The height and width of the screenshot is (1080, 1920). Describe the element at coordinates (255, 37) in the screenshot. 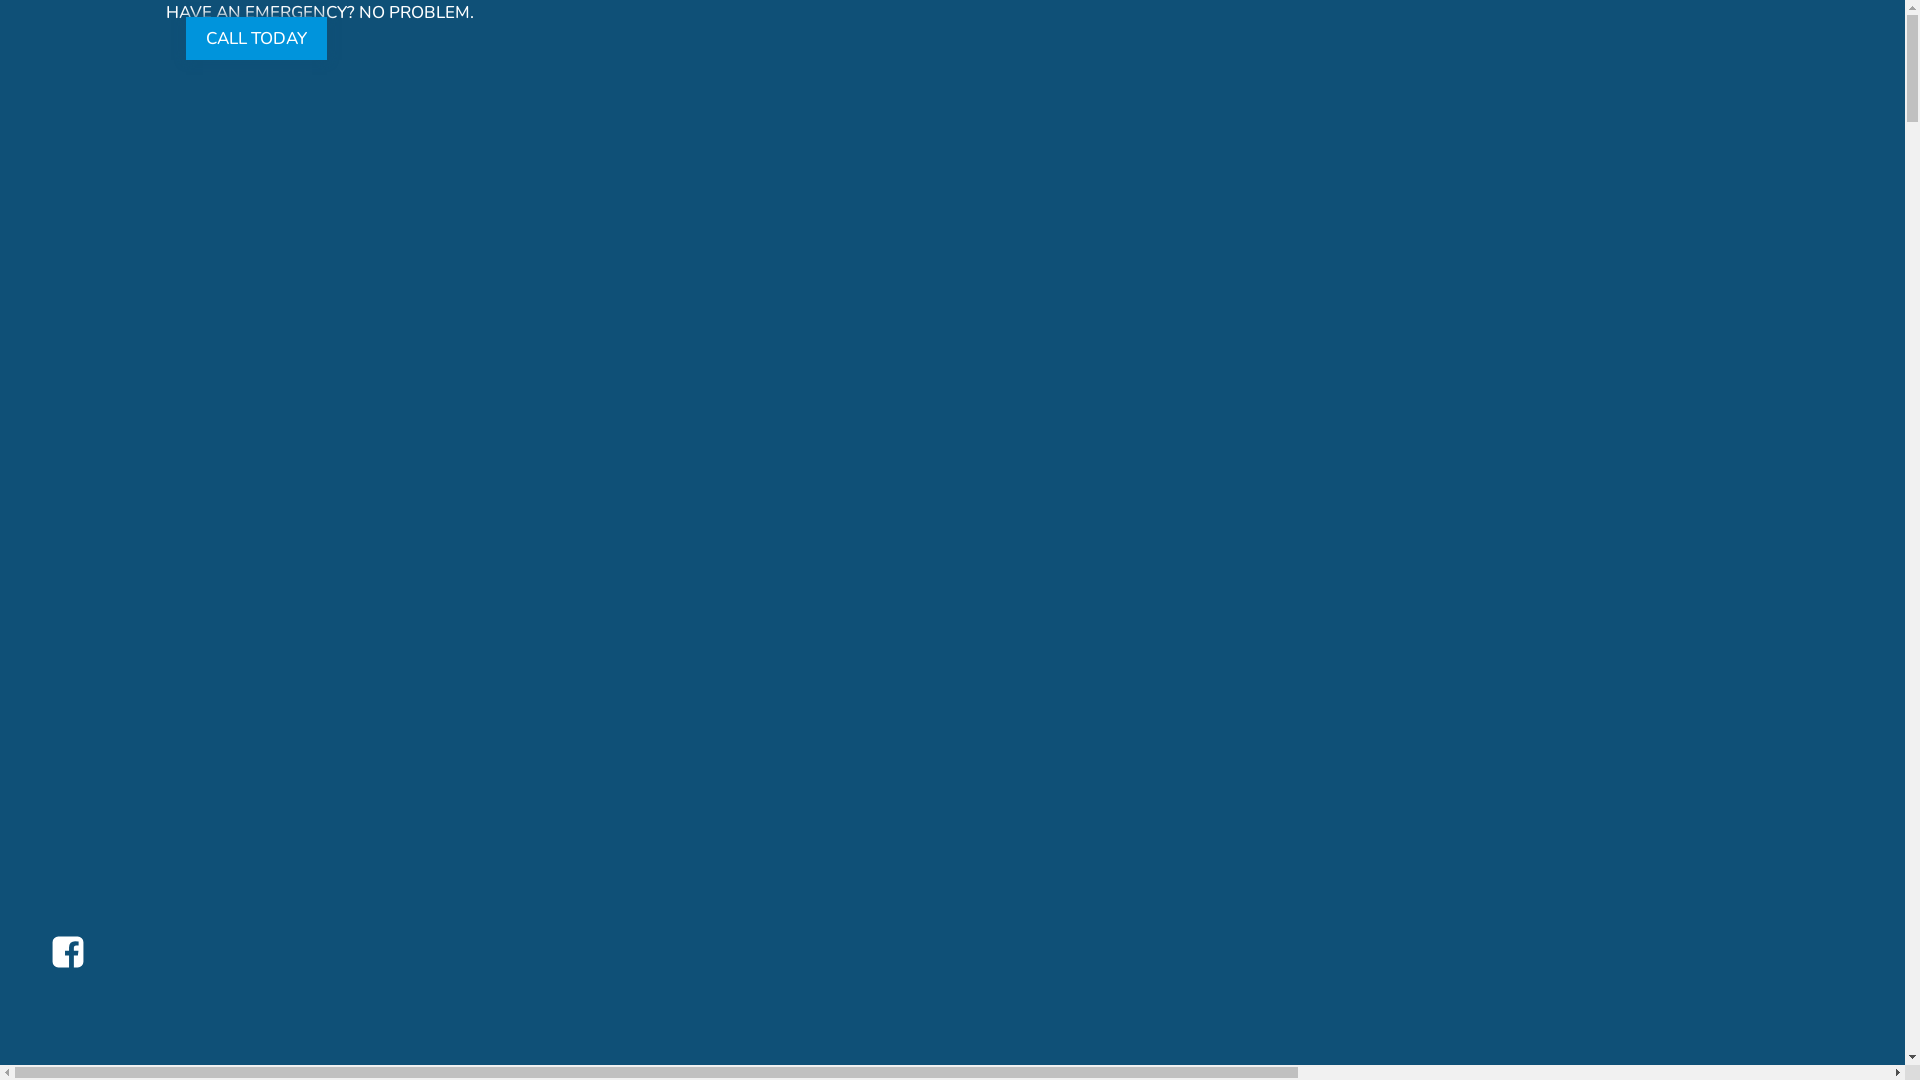

I see `'CALL TODAY'` at that location.